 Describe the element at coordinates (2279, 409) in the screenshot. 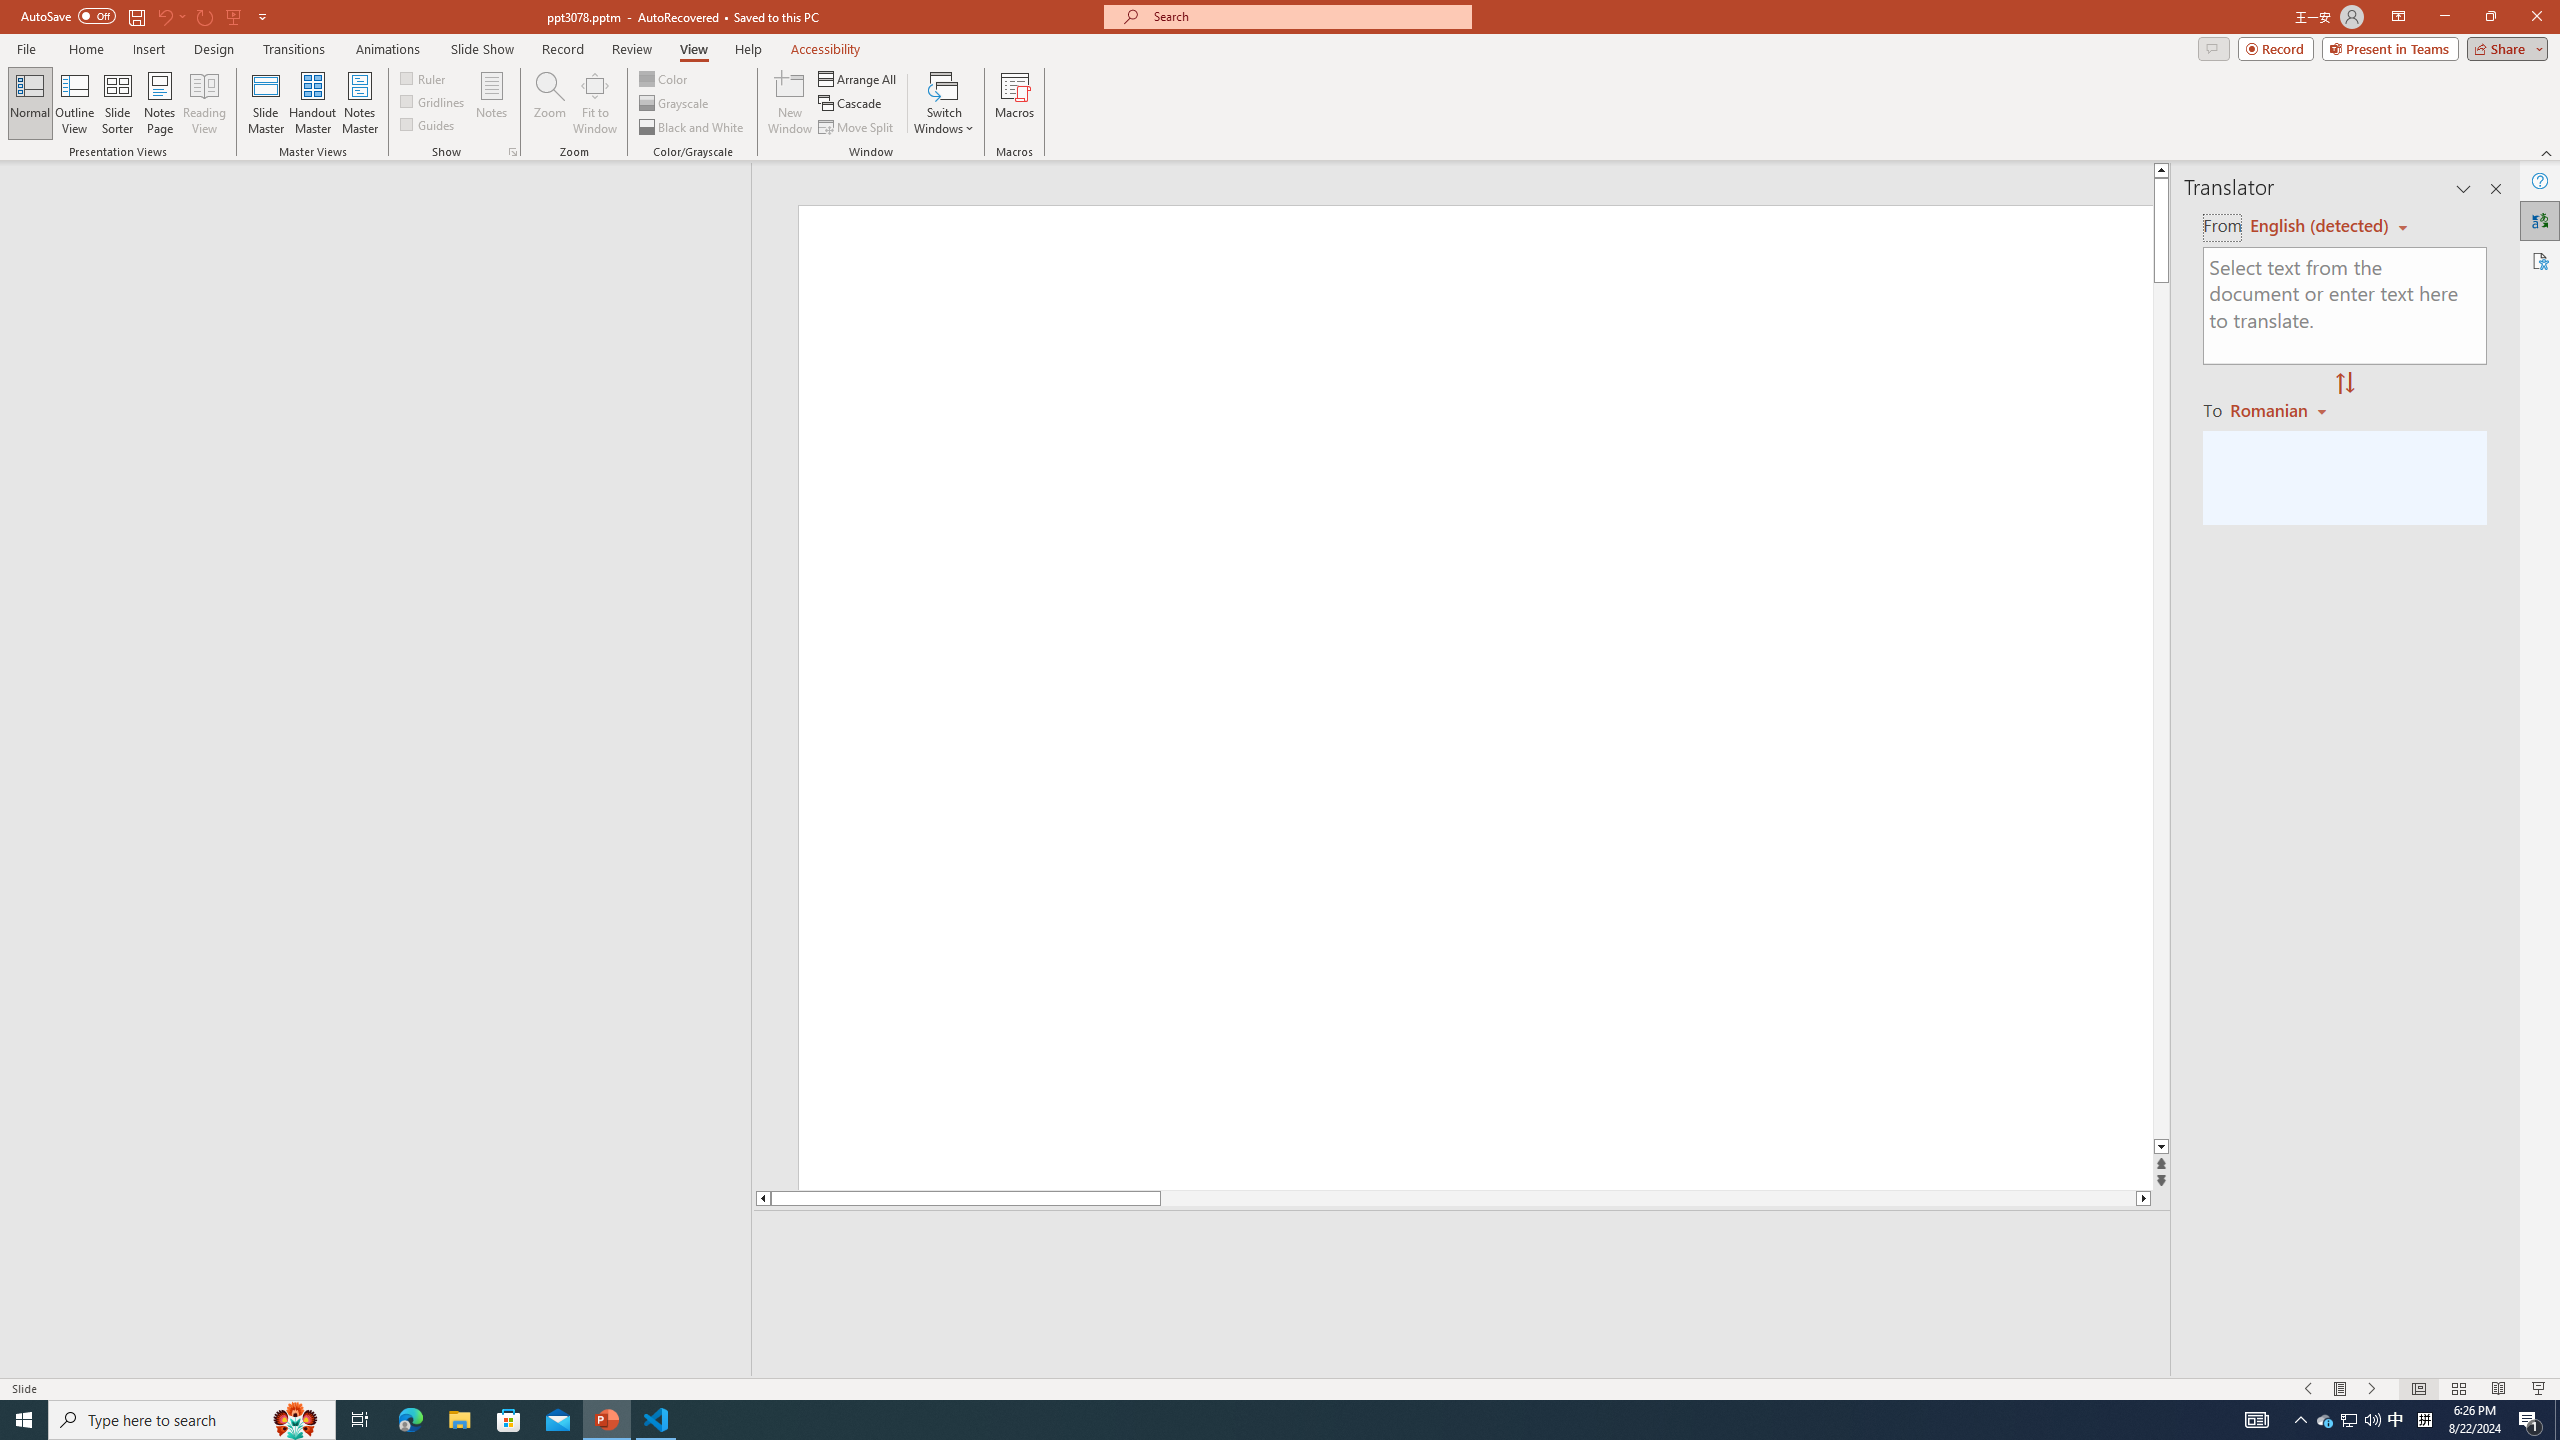

I see `'Romanian'` at that location.